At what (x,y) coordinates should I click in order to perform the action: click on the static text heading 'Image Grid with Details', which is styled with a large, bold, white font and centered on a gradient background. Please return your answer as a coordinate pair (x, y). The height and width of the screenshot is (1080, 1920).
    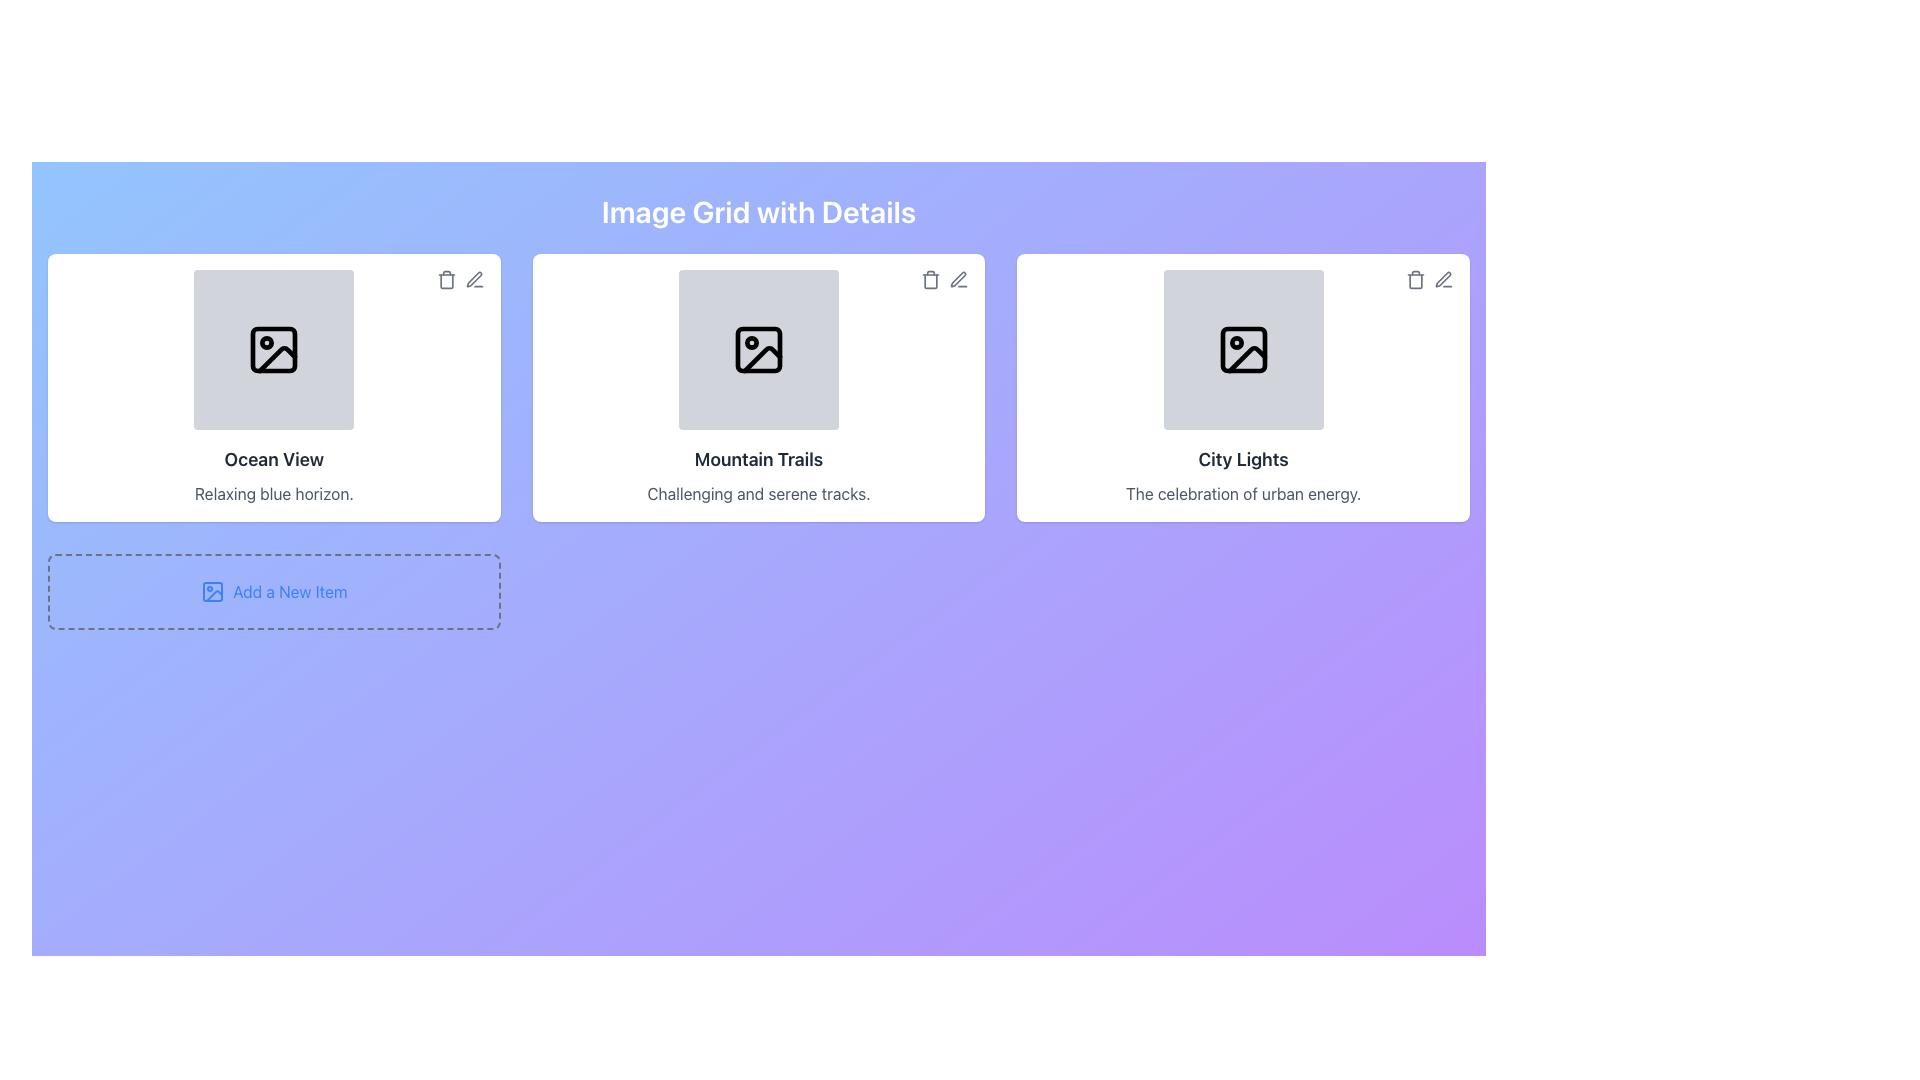
    Looking at the image, I should click on (757, 212).